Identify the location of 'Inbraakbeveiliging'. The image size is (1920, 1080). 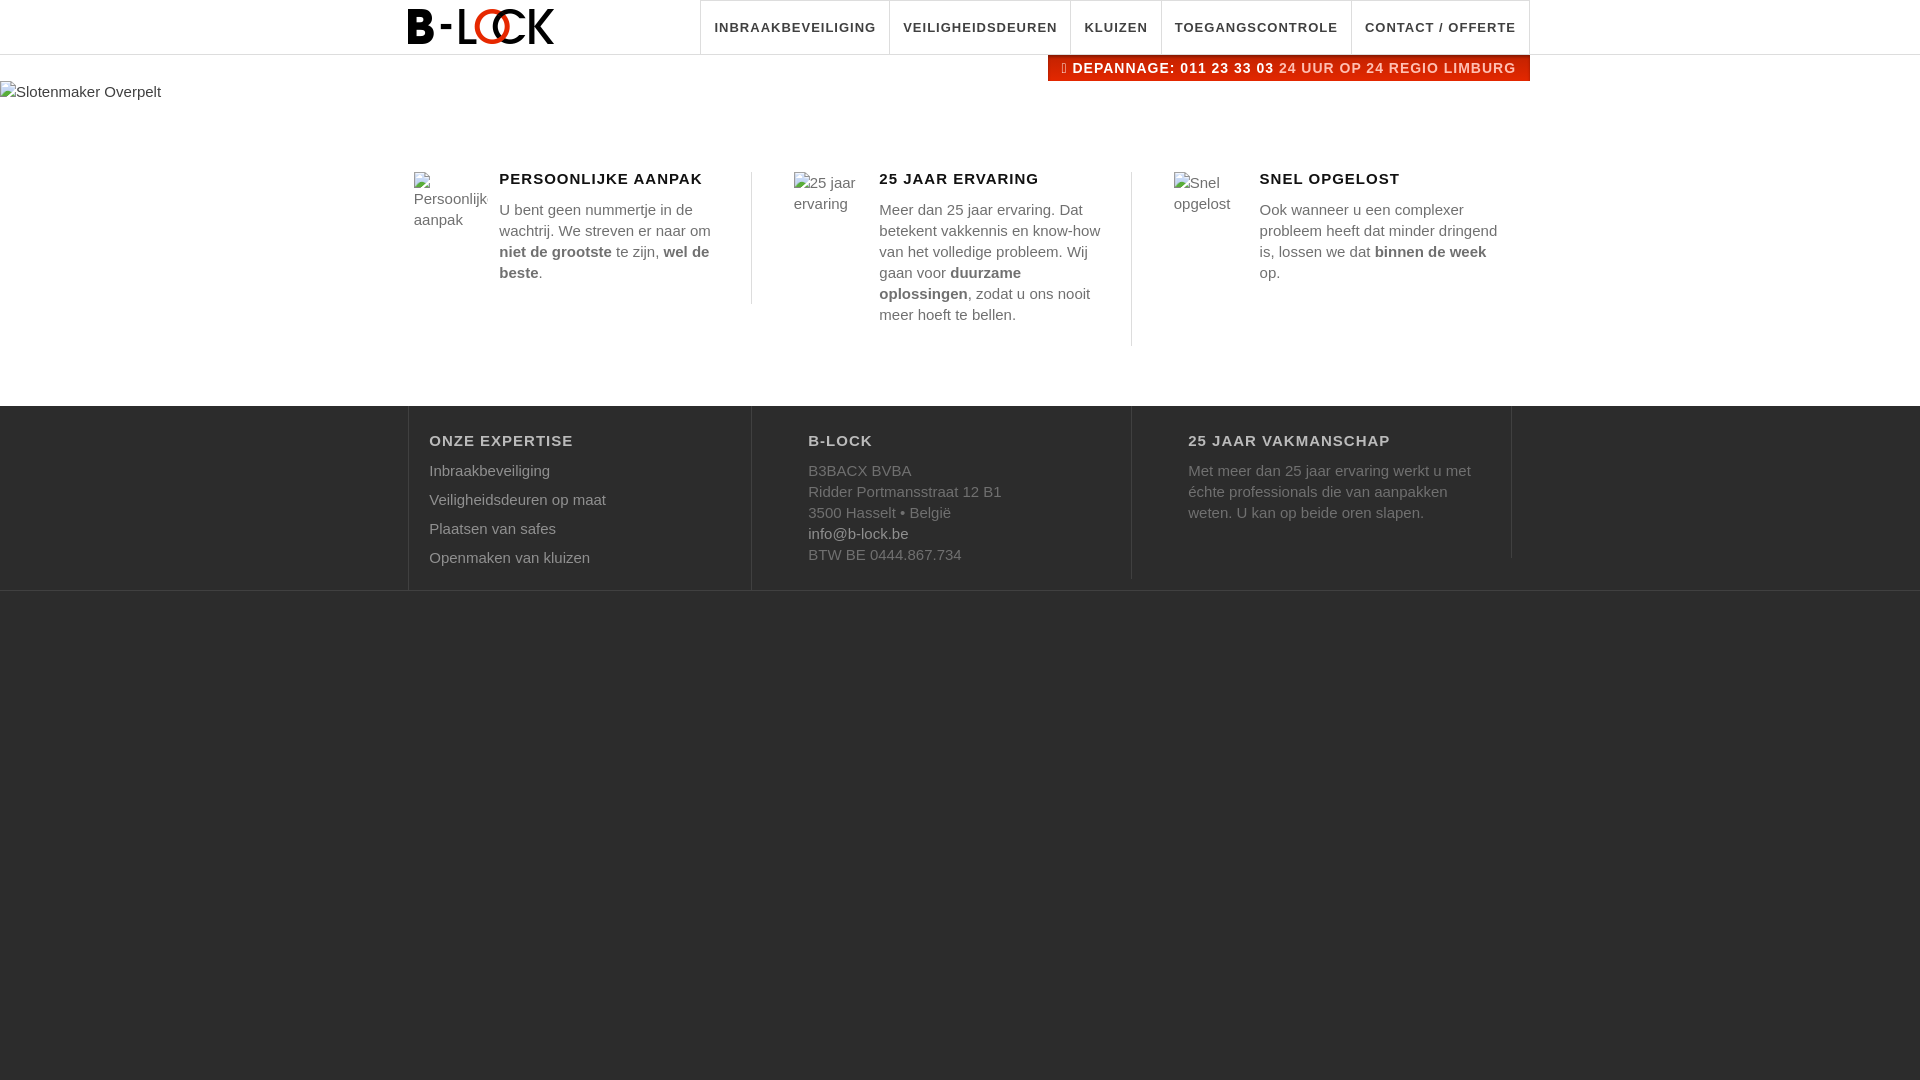
(427, 474).